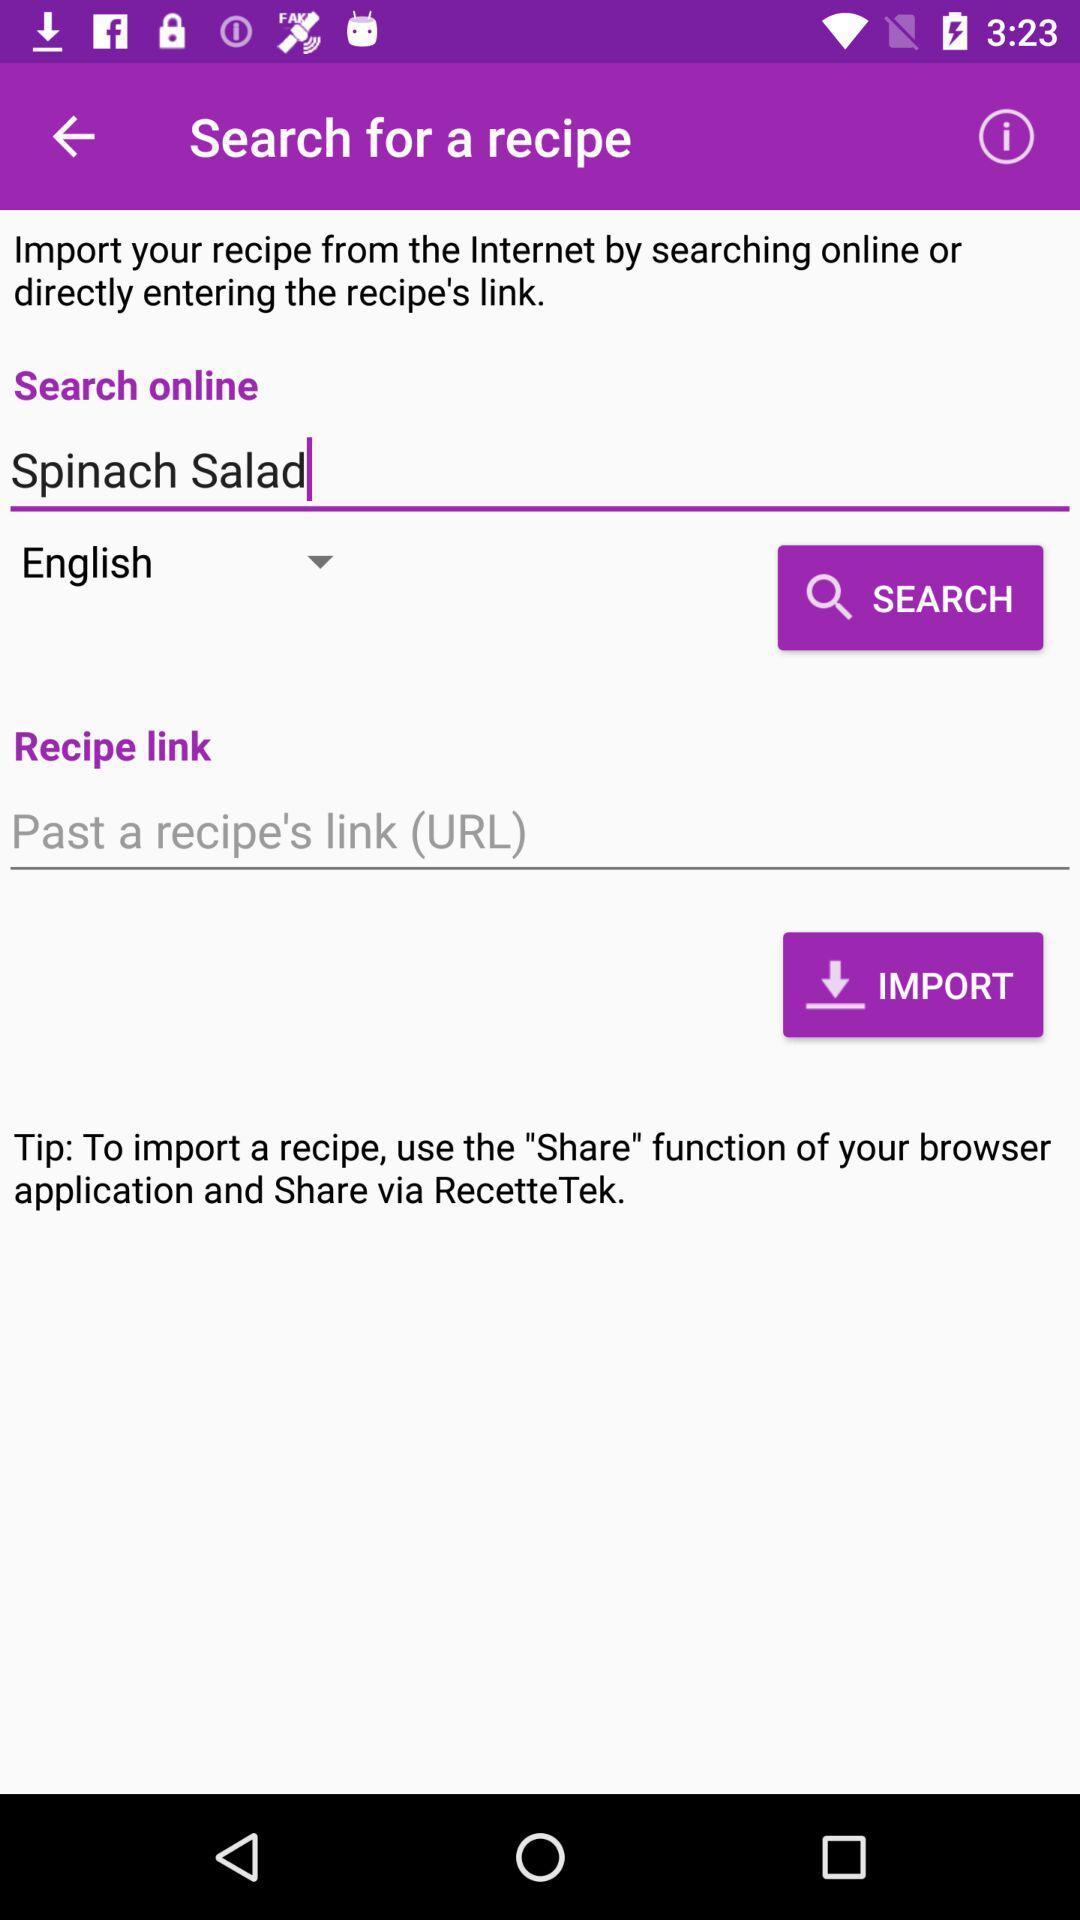 Image resolution: width=1080 pixels, height=1920 pixels. Describe the element at coordinates (540, 830) in the screenshot. I see `blank space` at that location.